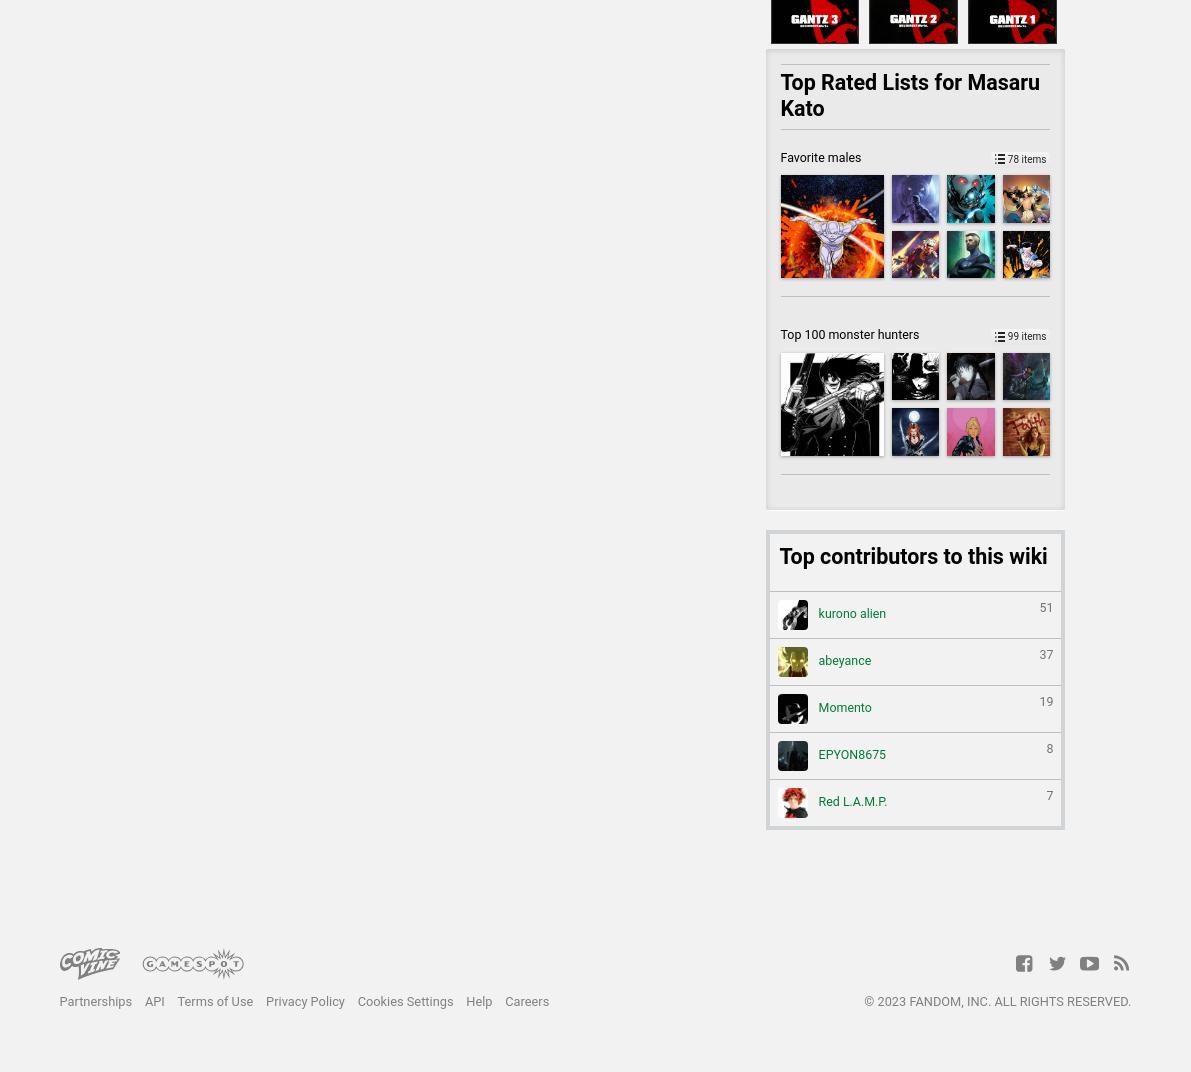 The image size is (1191, 1072). Describe the element at coordinates (850, 801) in the screenshot. I see `'Red L.A.M.P.'` at that location.